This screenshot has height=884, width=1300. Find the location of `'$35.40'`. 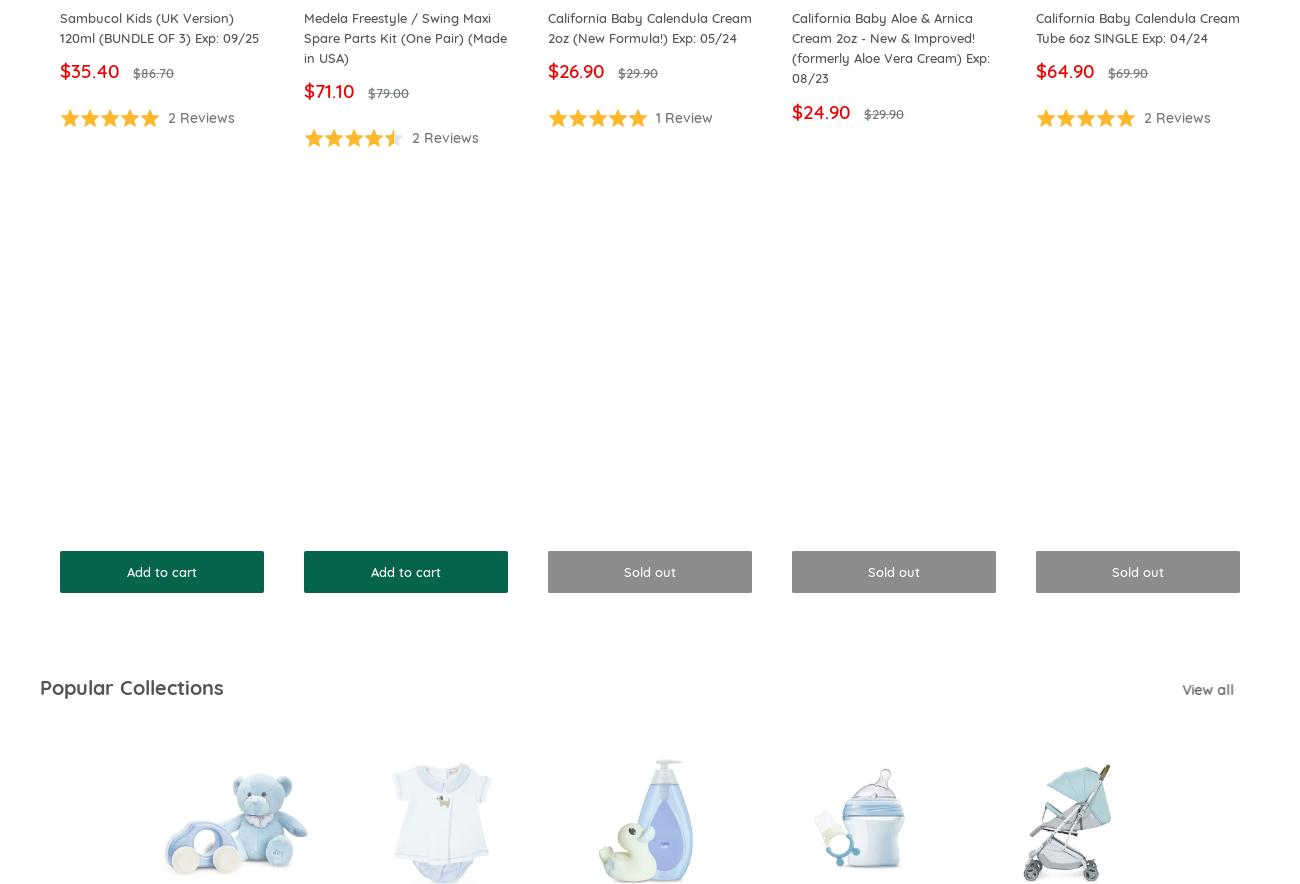

'$35.40' is located at coordinates (89, 69).